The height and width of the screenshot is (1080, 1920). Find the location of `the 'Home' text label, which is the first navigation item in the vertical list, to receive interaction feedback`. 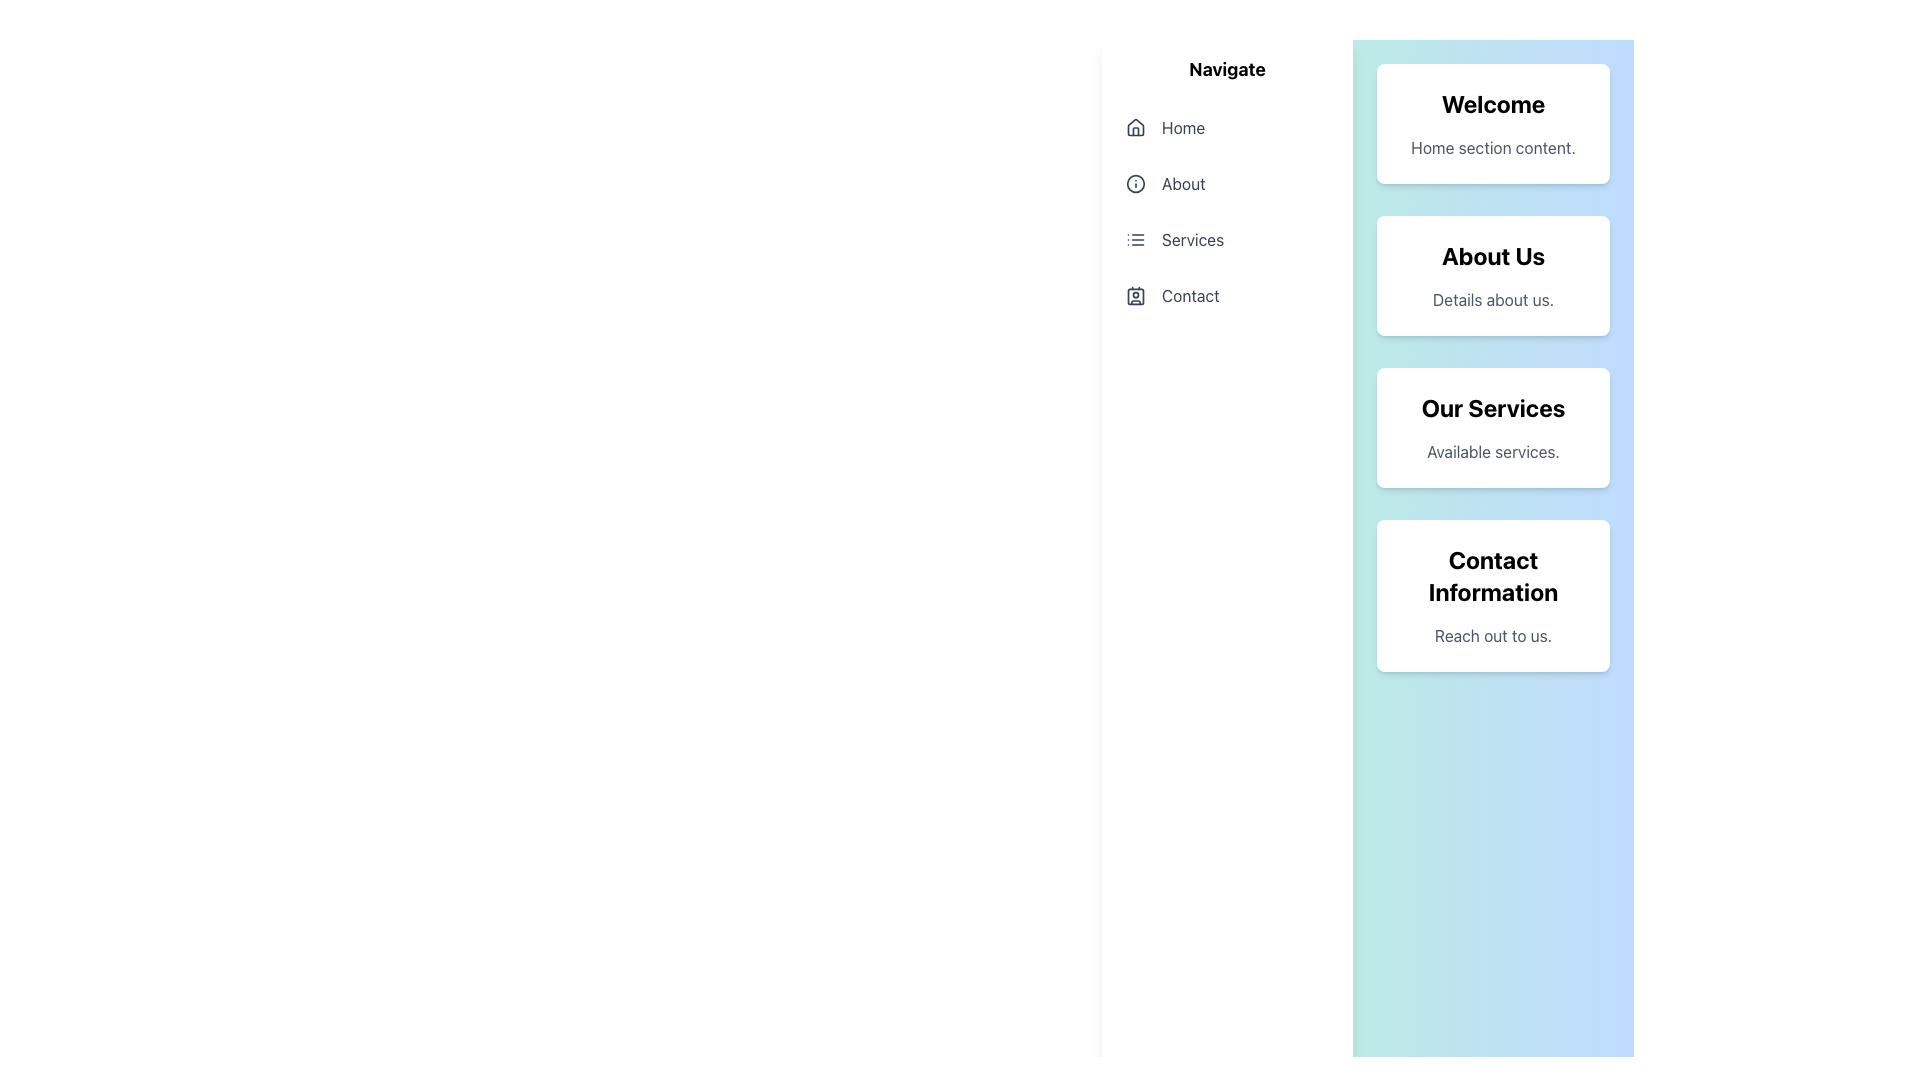

the 'Home' text label, which is the first navigation item in the vertical list, to receive interaction feedback is located at coordinates (1183, 127).